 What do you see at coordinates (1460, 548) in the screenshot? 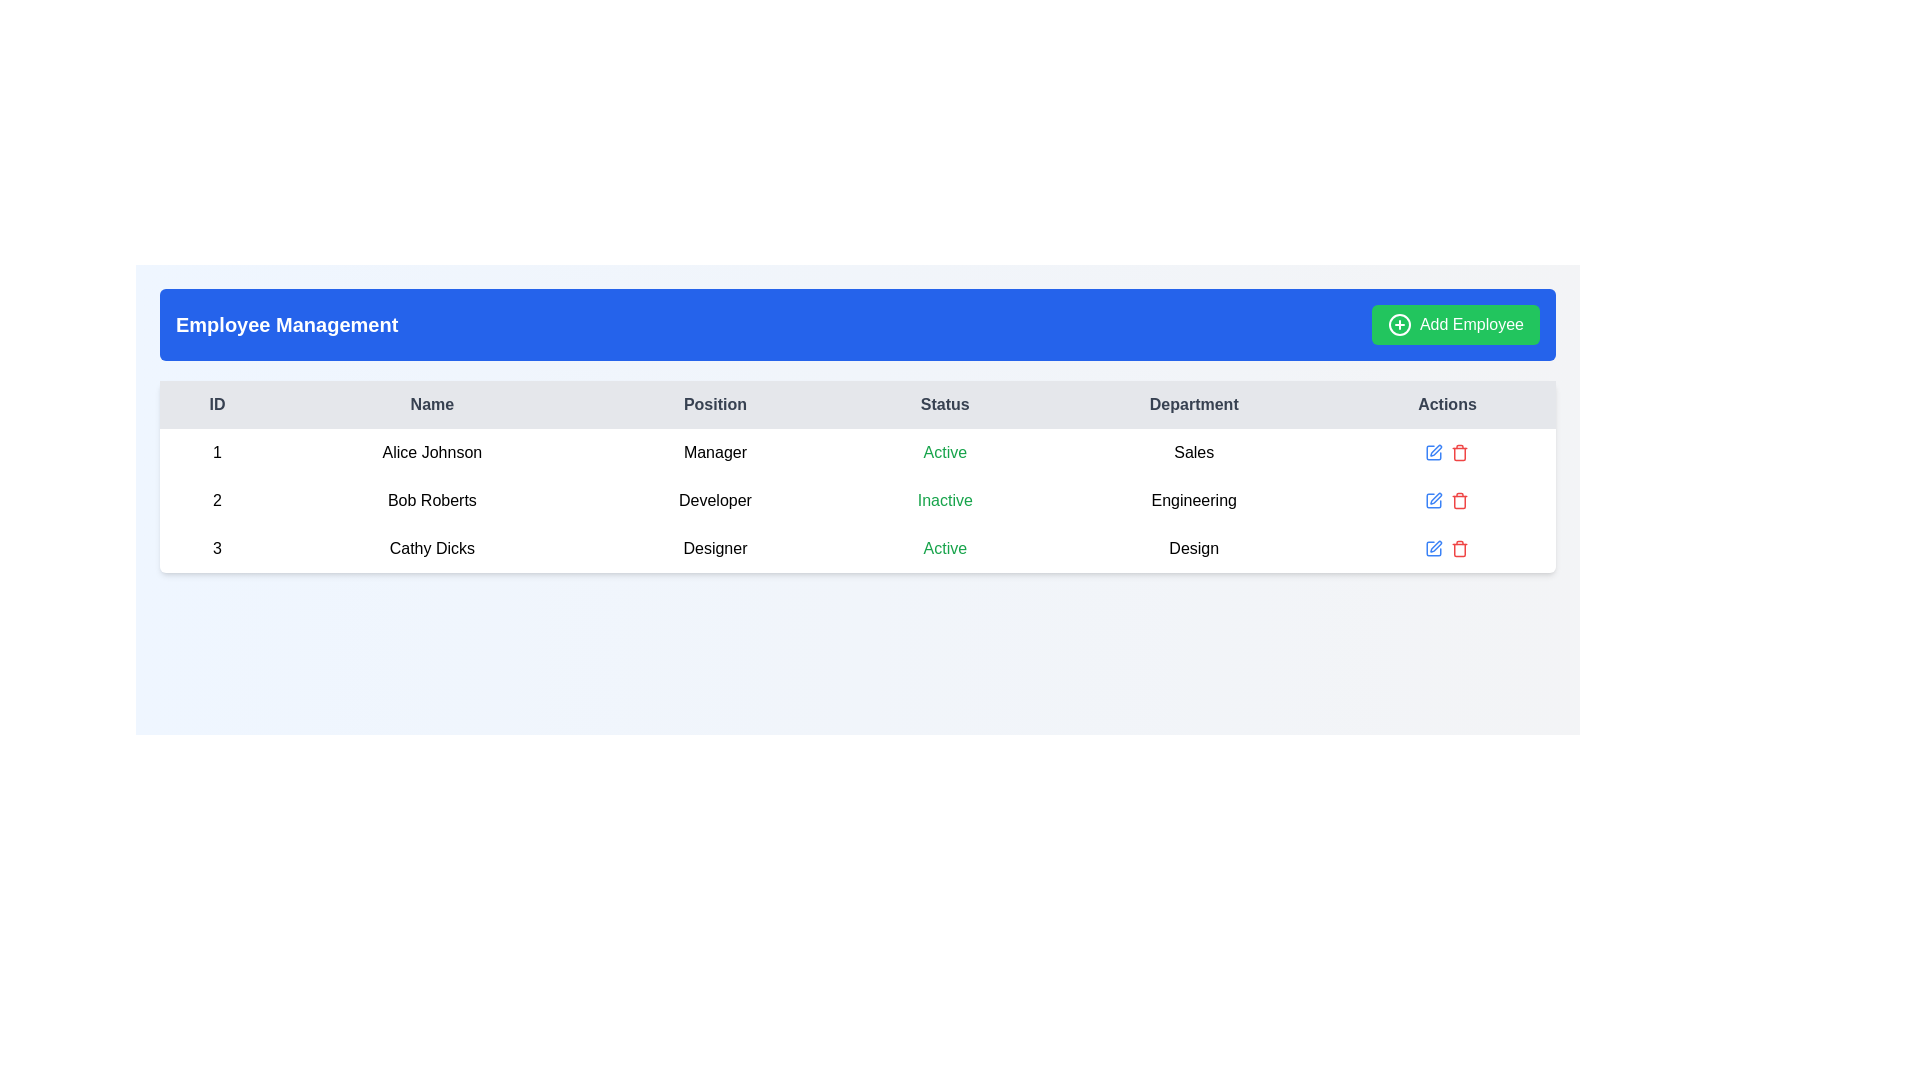
I see `the red trash can icon button in the last column of the third row of the table under 'Actions' for Cathy Dicks` at bounding box center [1460, 548].